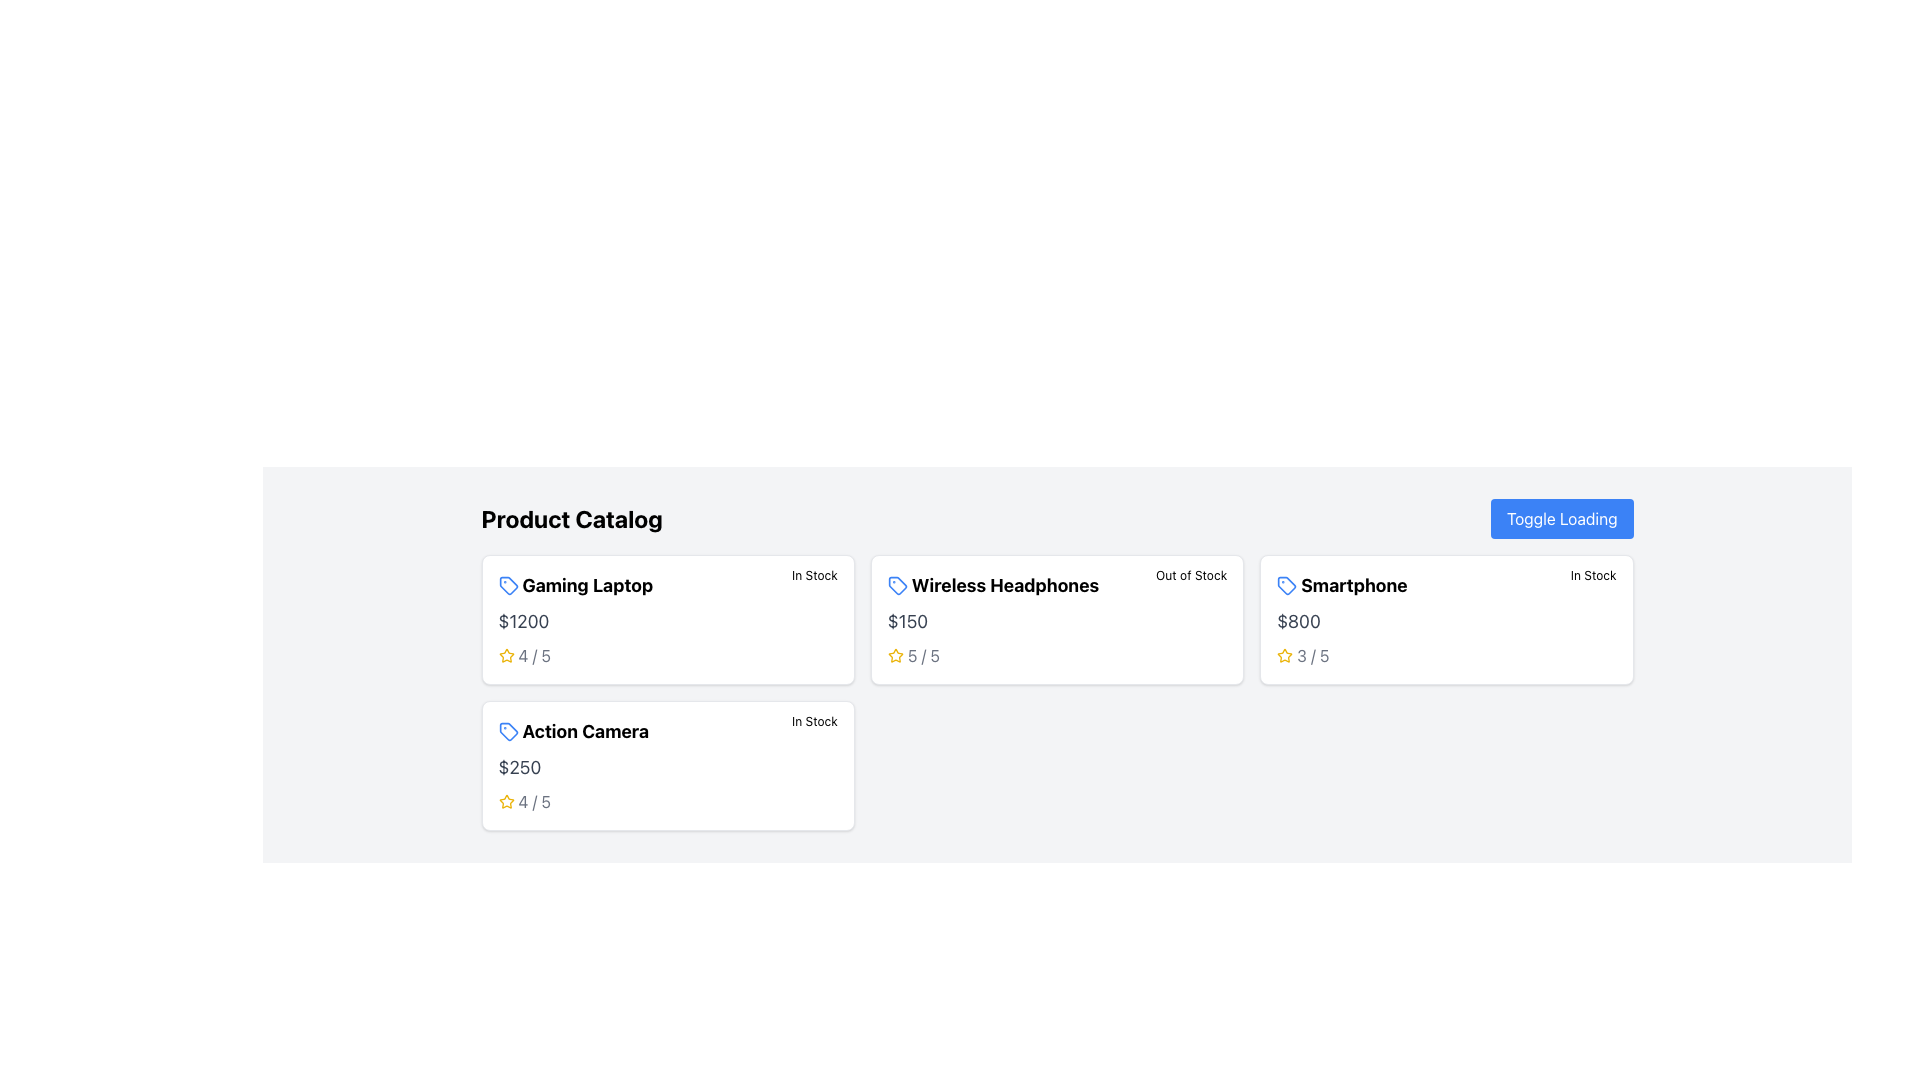  I want to click on the Rating display for the 'Smartphone' product, which shows a rating value of 3 out of 5, located in the bottom-right section of the product card, so click(1303, 655).